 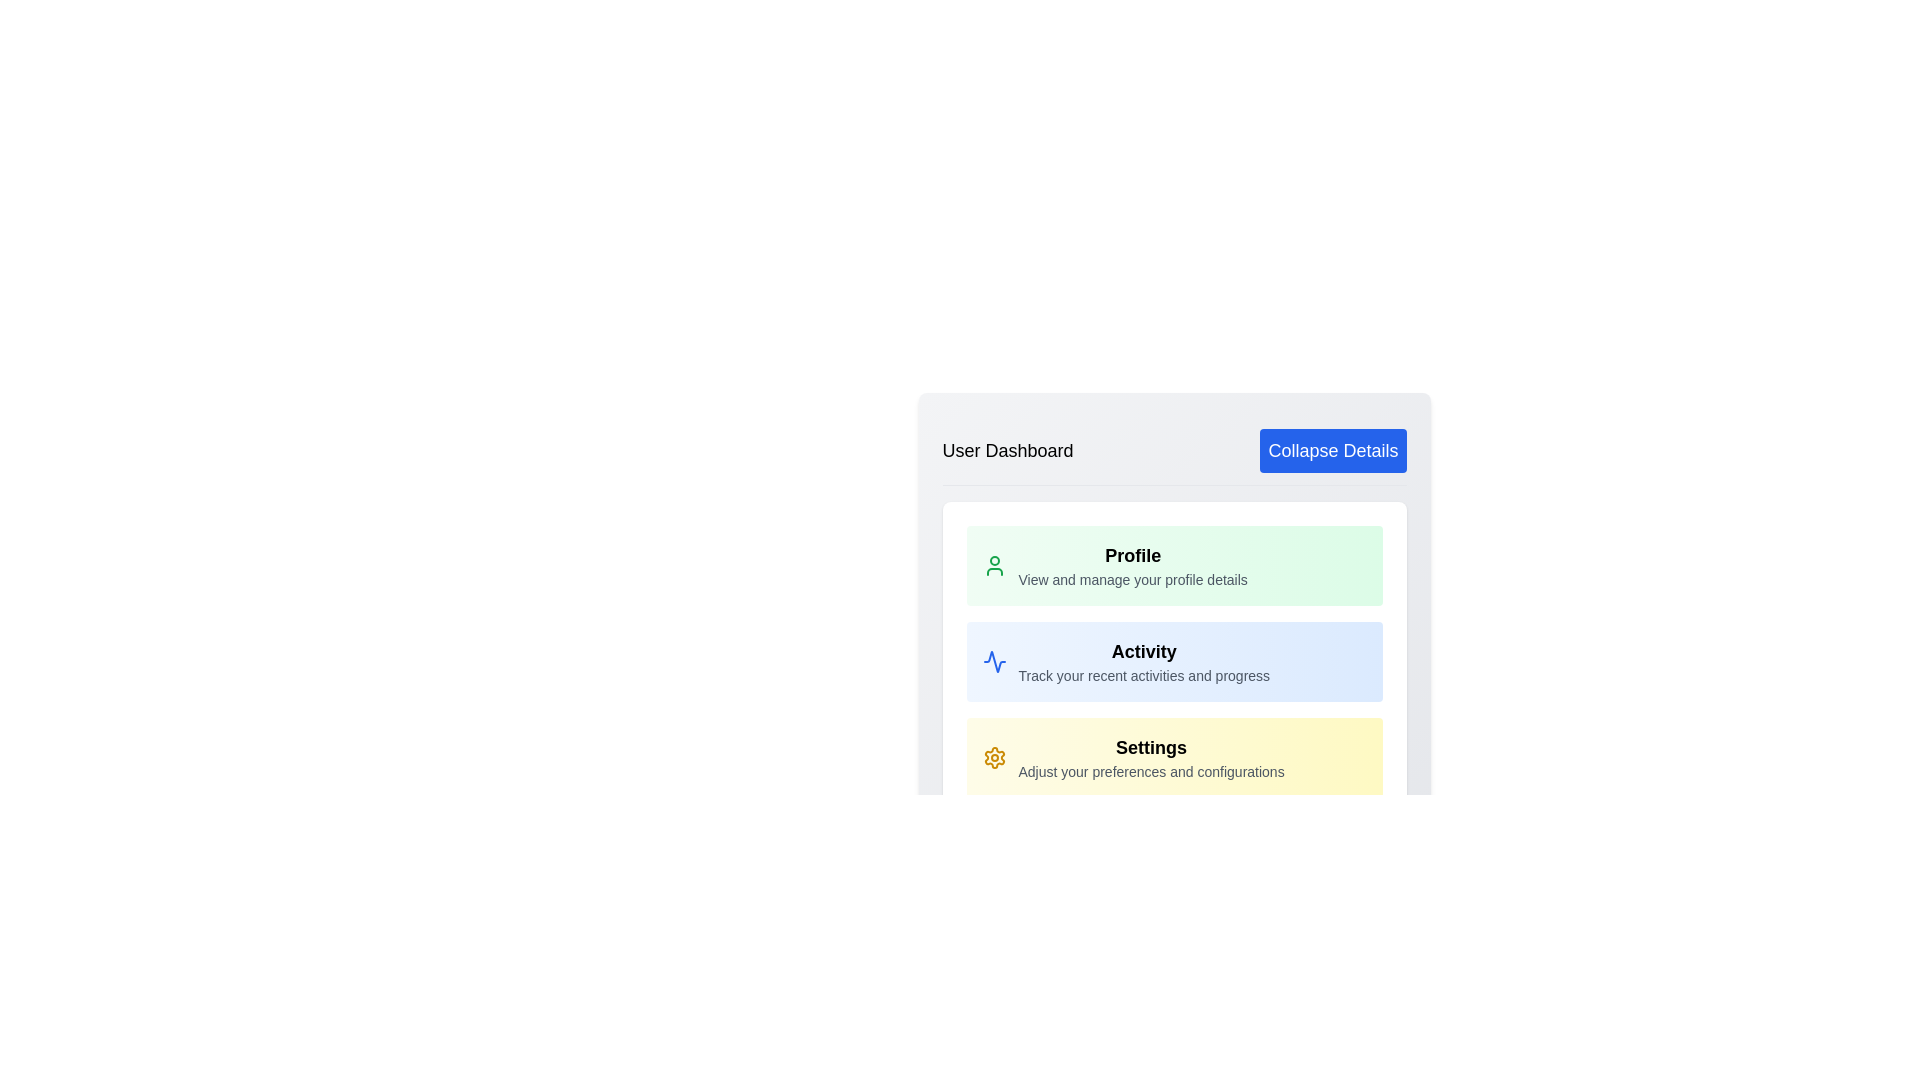 What do you see at coordinates (994, 758) in the screenshot?
I see `the settings cogwheel icon located at the bottom of the vertical menu list, adjacent to the 'Profile' and 'Activity' sections` at bounding box center [994, 758].